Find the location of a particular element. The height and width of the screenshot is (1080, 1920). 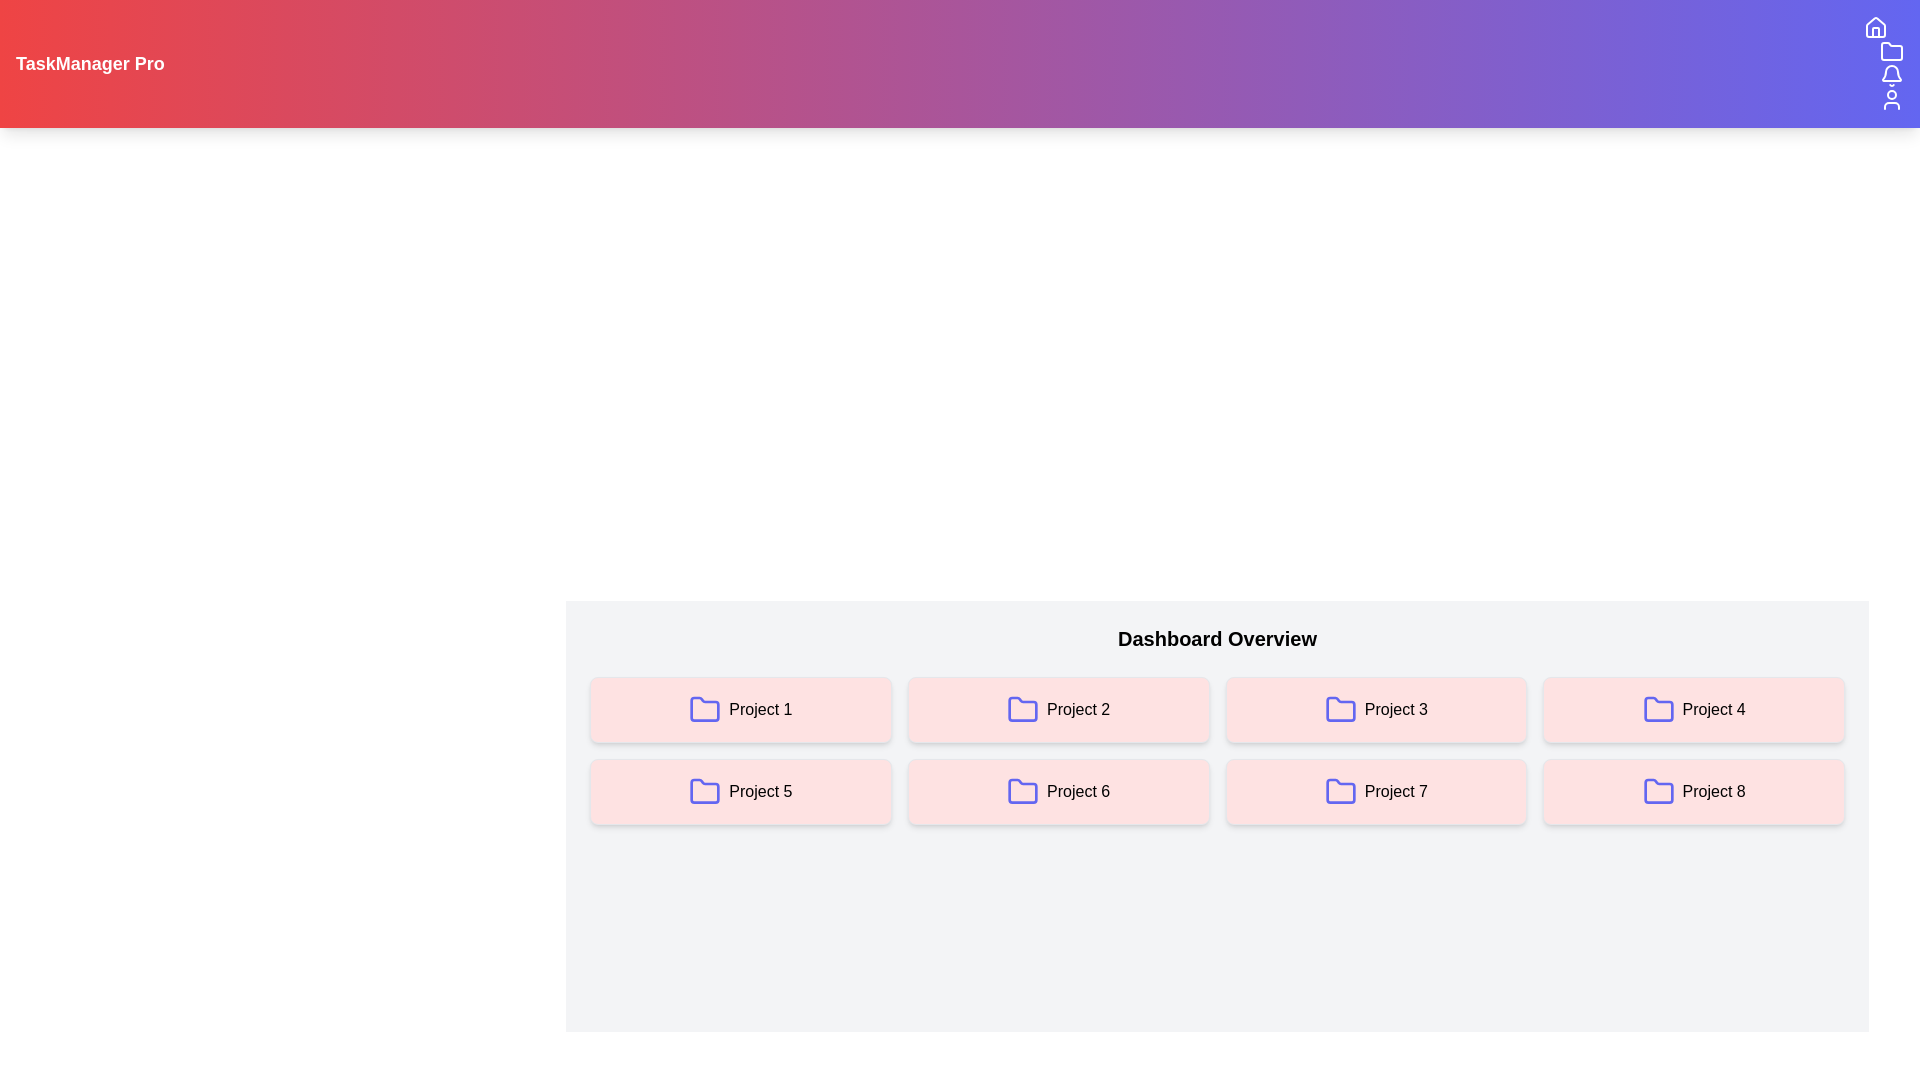

the navigation icon Bell to perform its associated action is located at coordinates (1890, 75).